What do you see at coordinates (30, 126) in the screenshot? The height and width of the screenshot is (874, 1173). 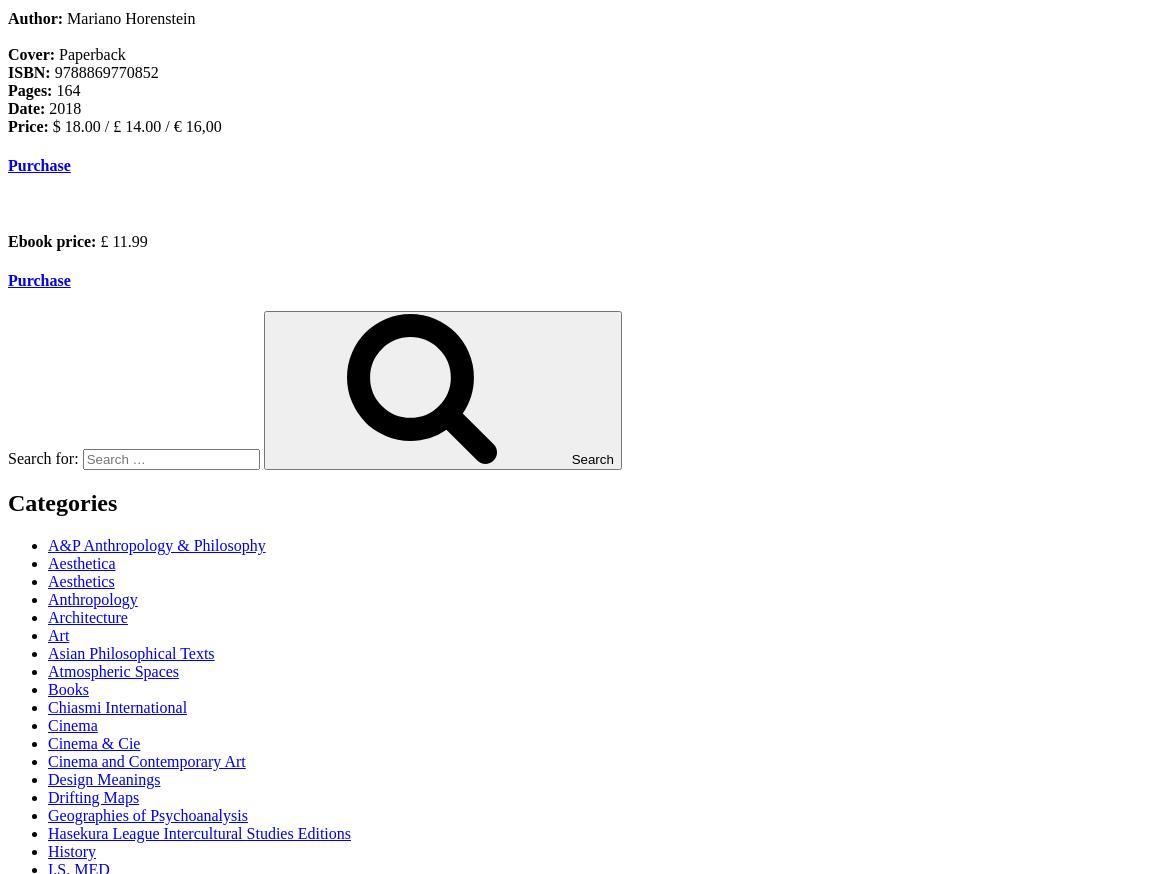 I see `'Price:'` at bounding box center [30, 126].